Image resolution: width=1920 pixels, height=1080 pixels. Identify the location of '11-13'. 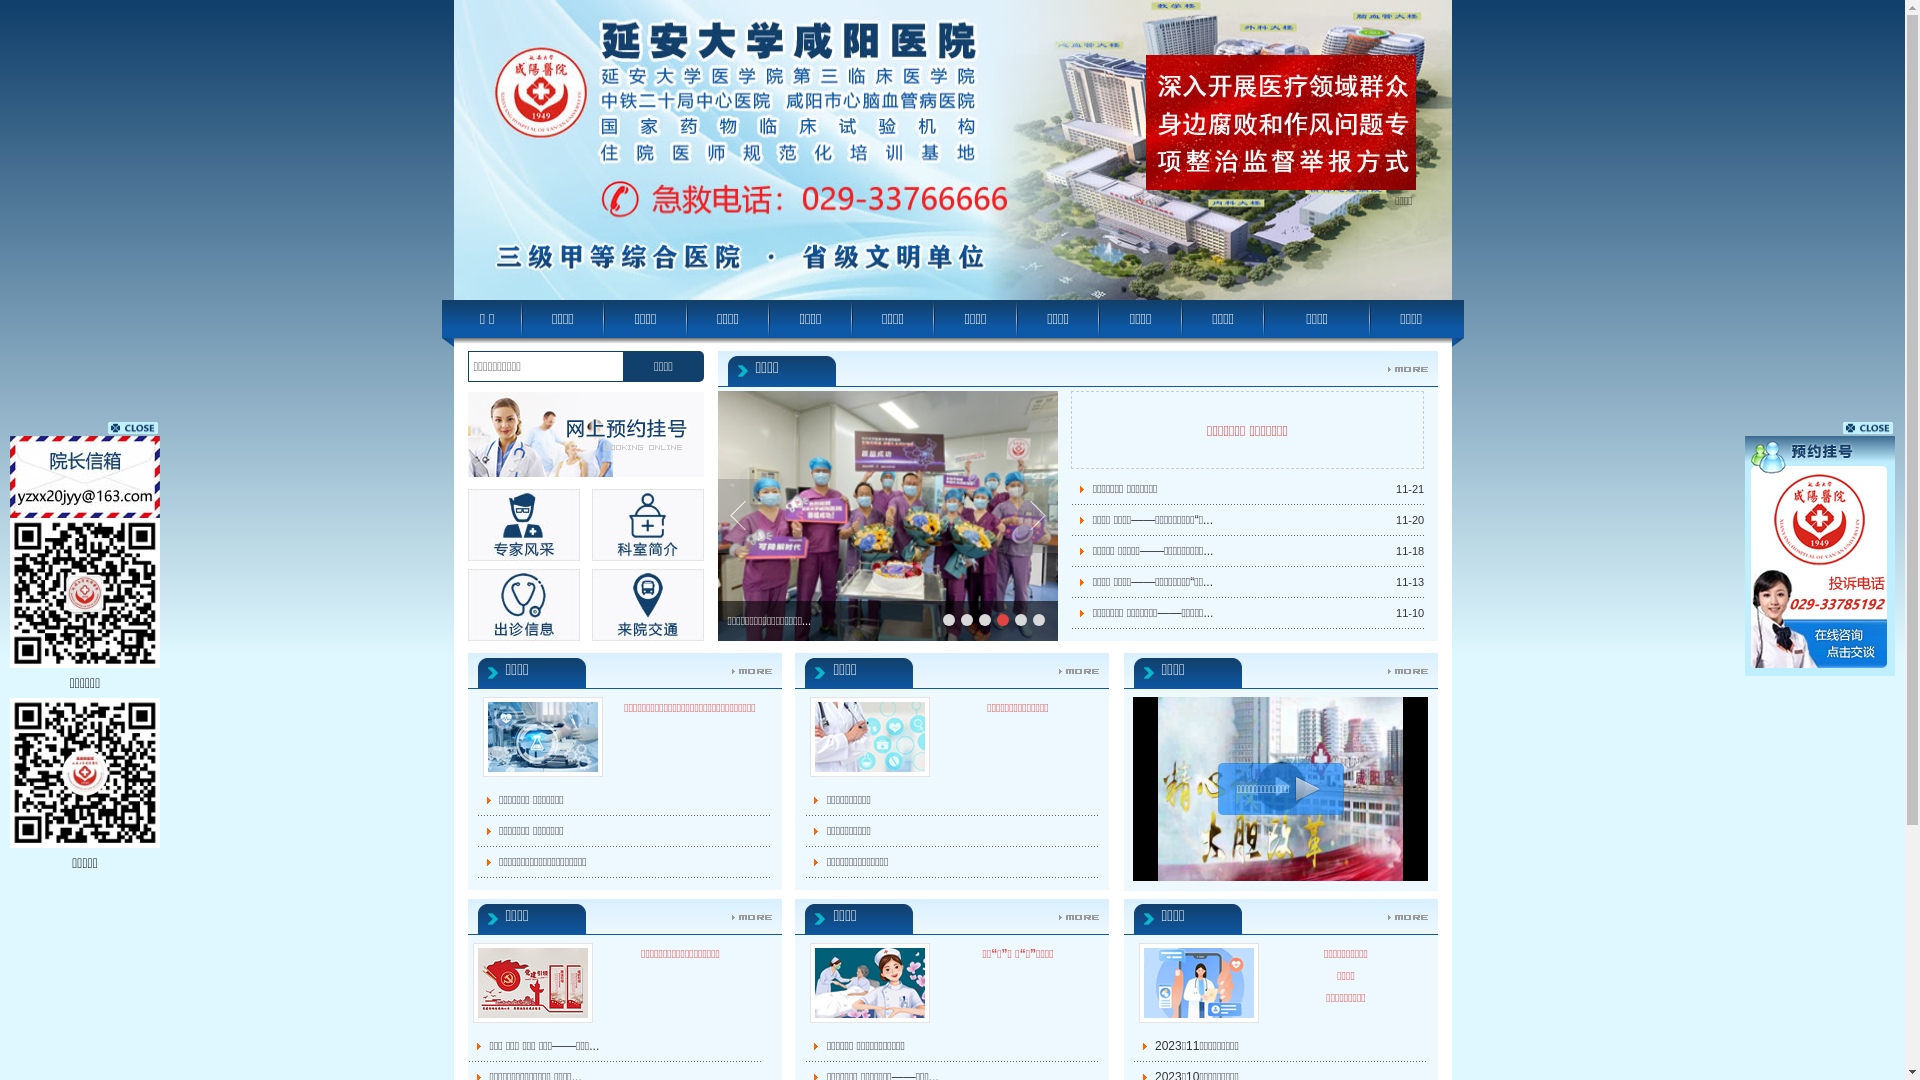
(1395, 582).